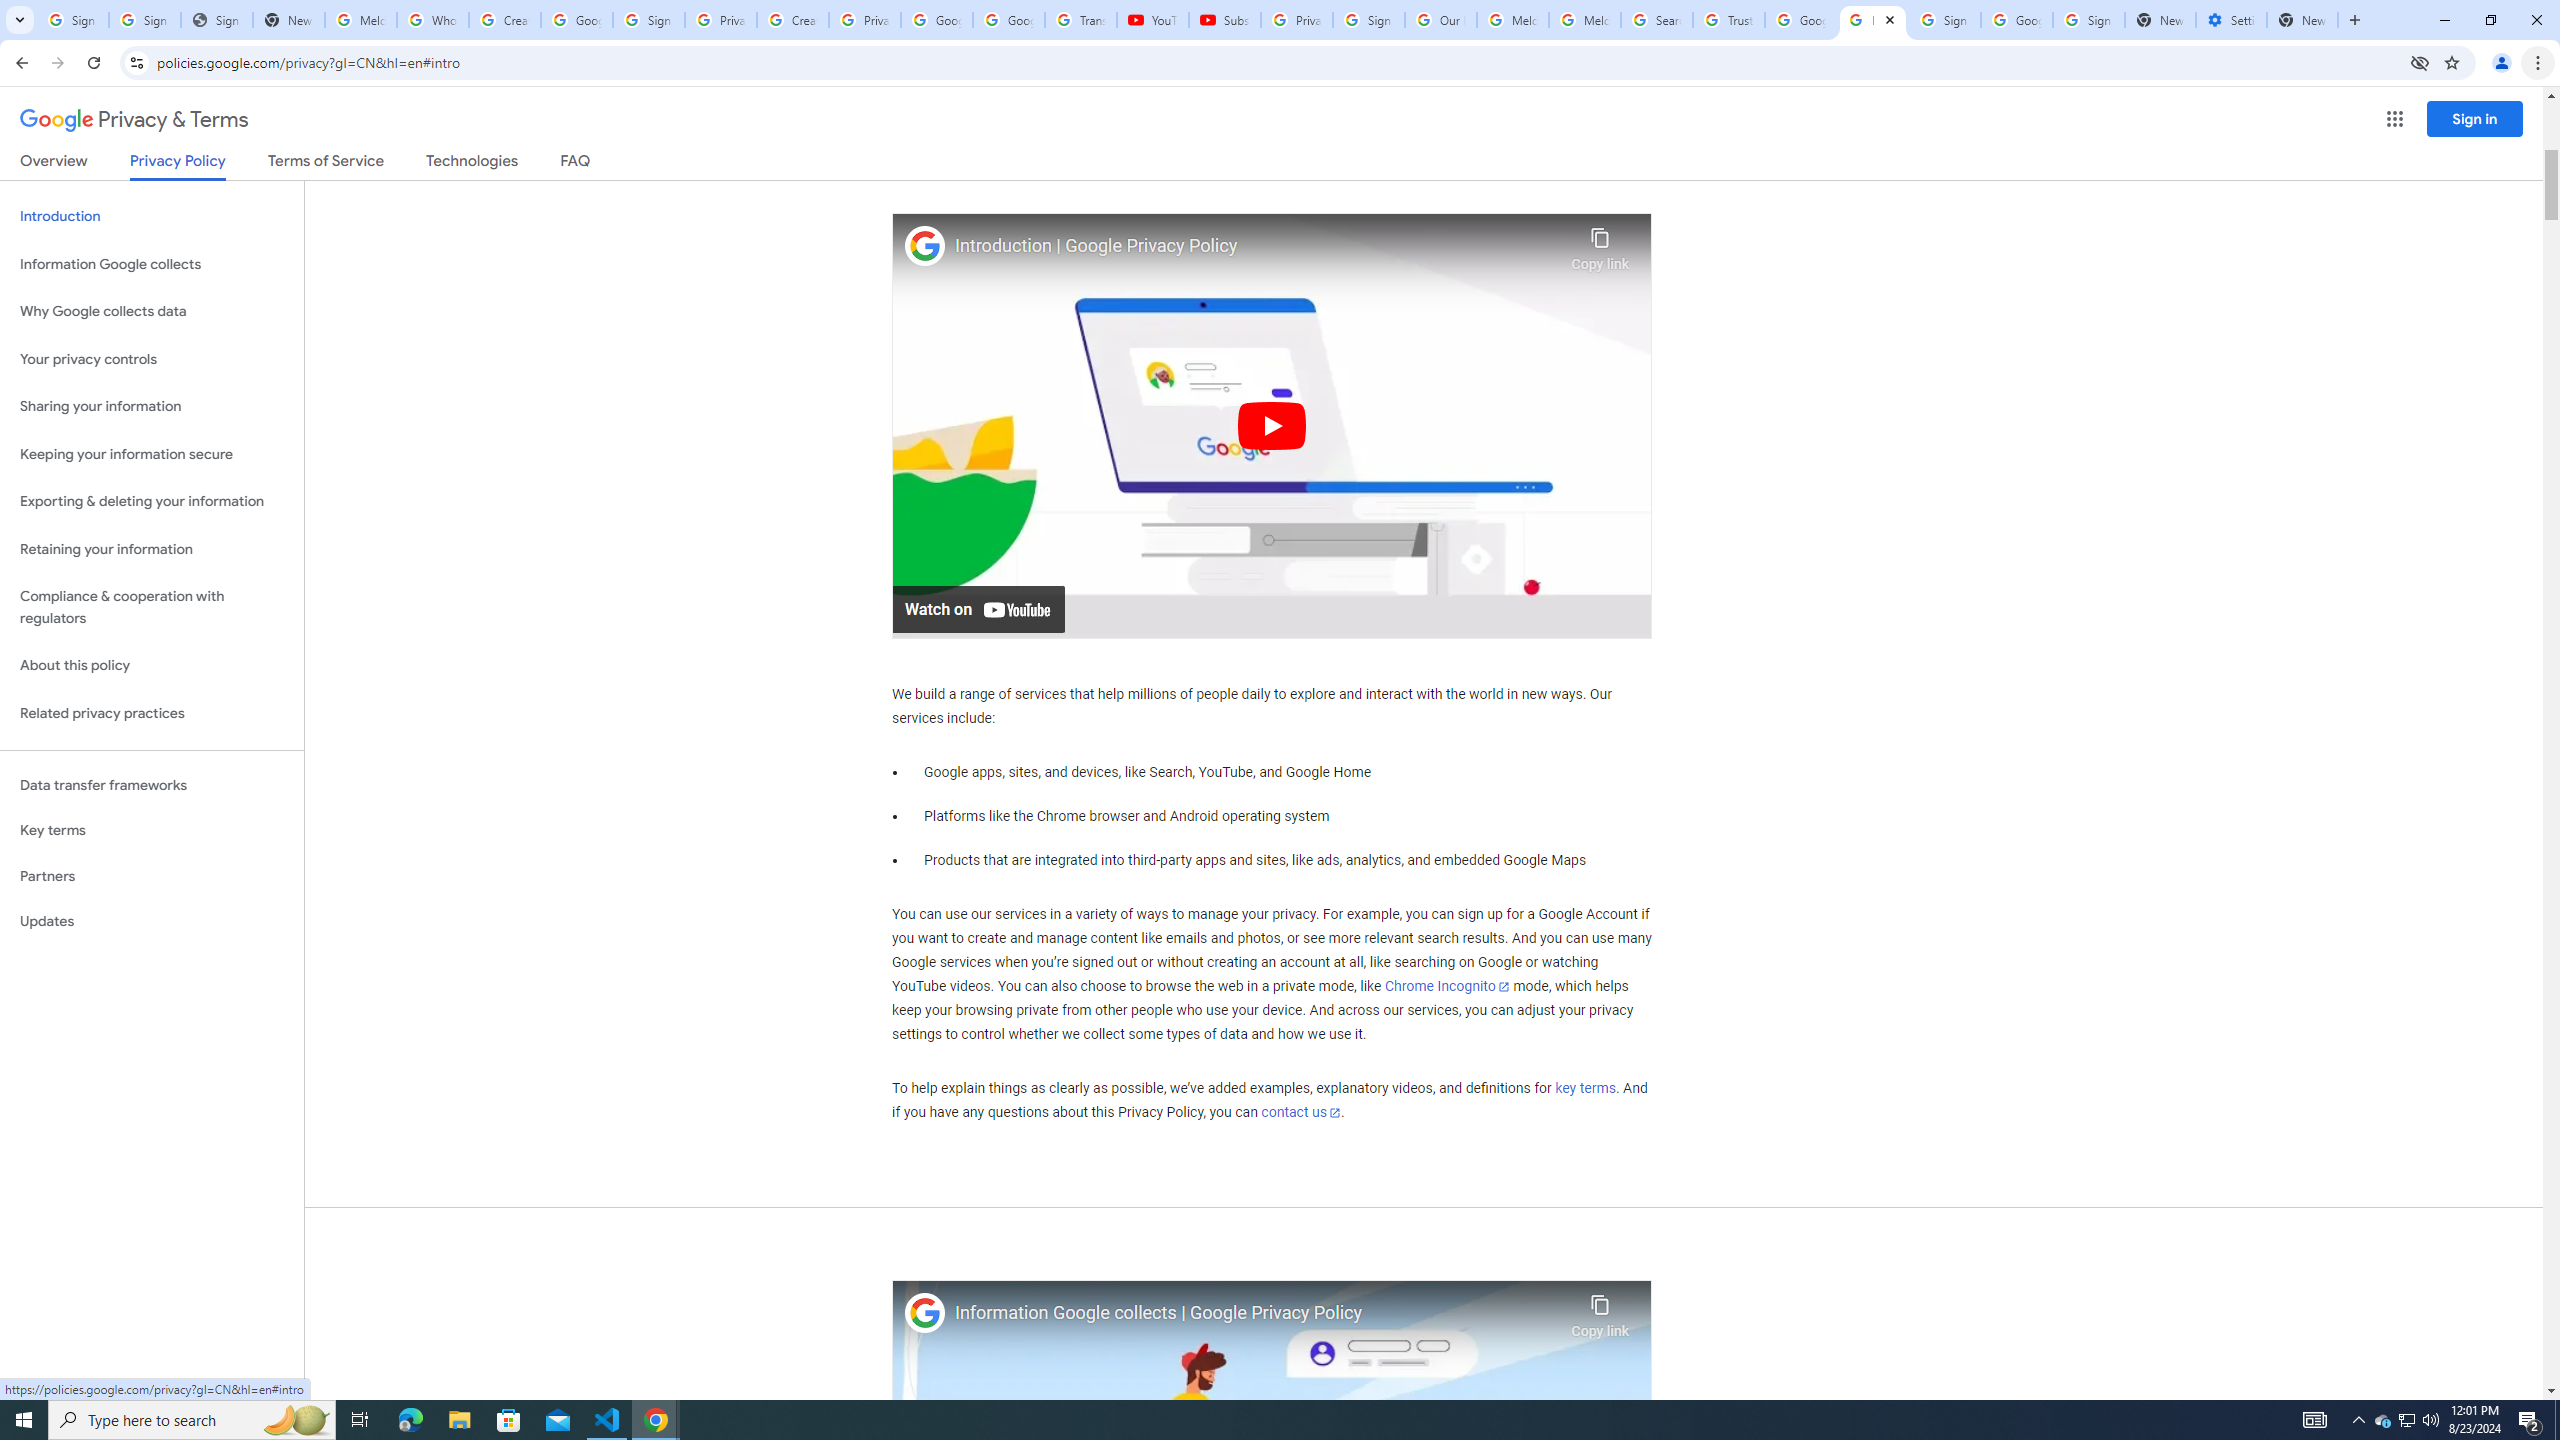 The width and height of the screenshot is (2560, 1440). Describe the element at coordinates (2015, 19) in the screenshot. I see `'Google Cybersecurity Innovations - Google Safety Center'` at that location.